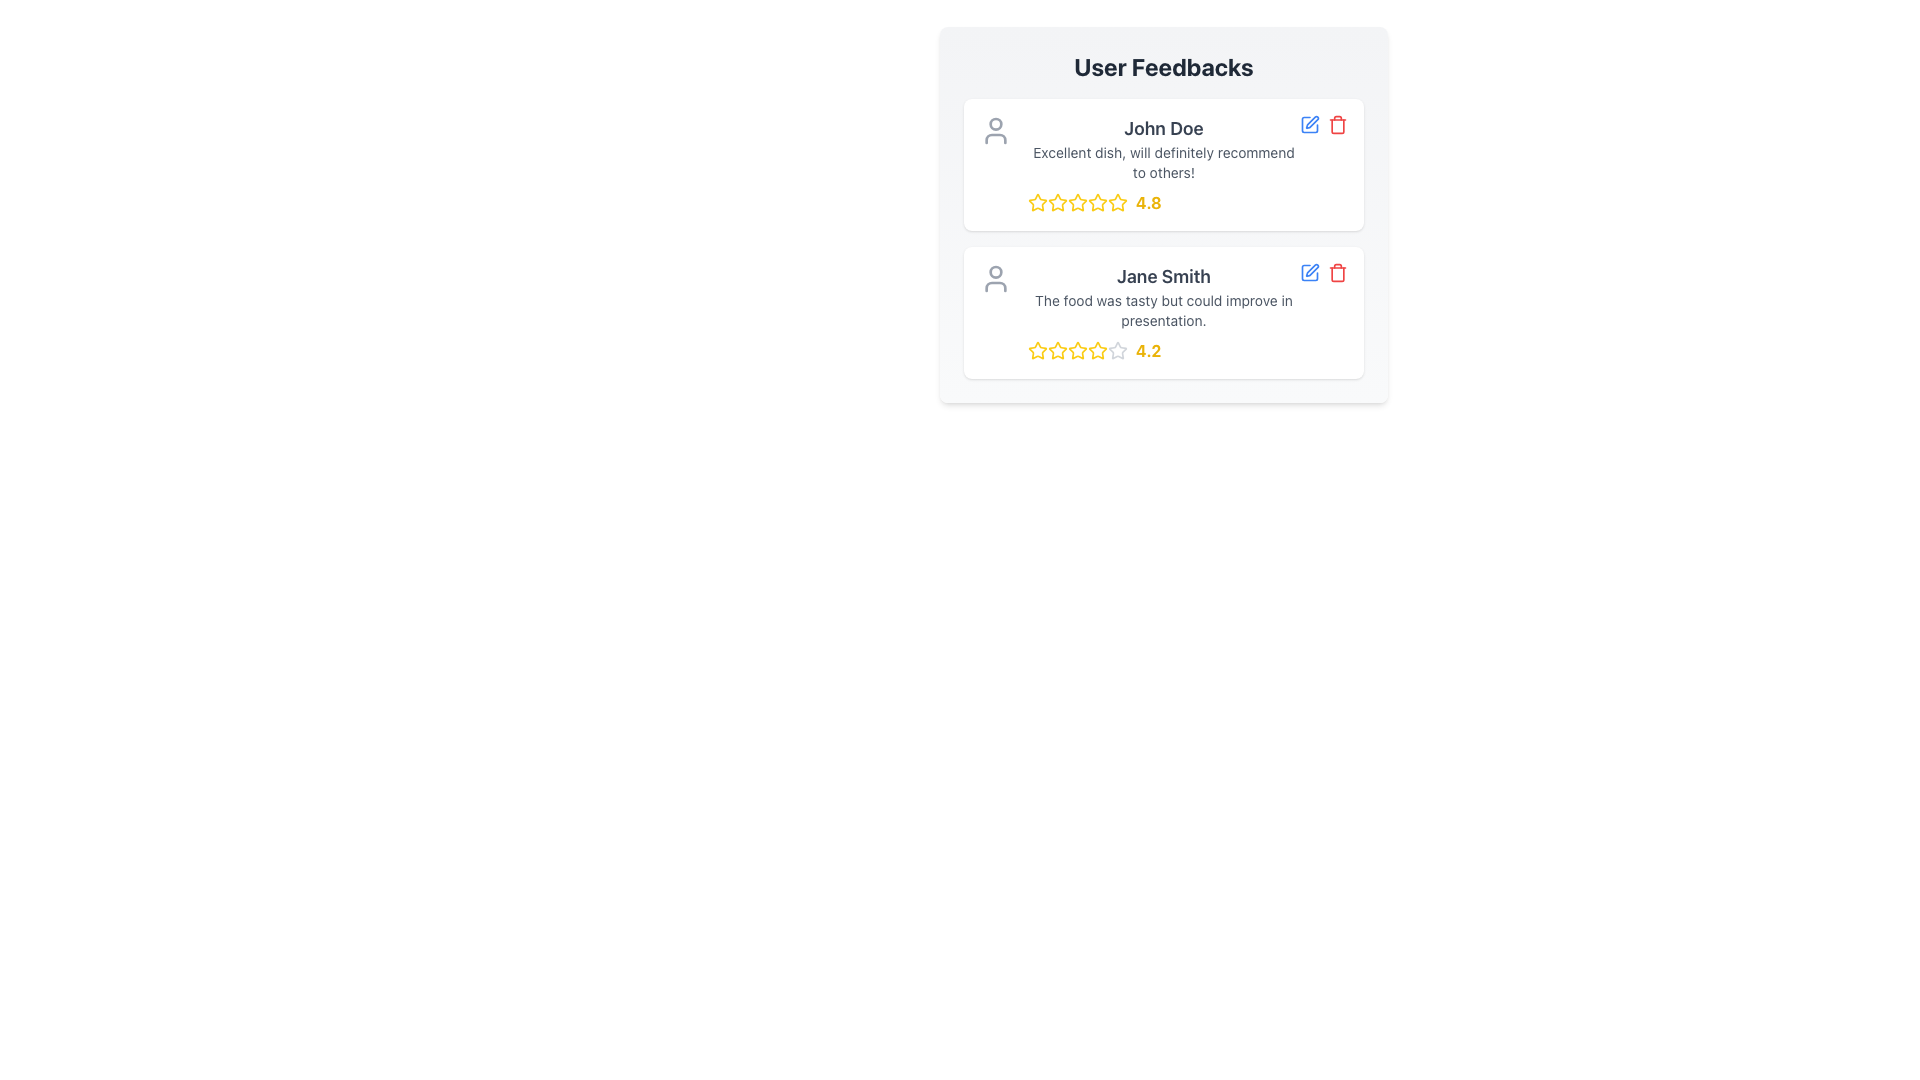 This screenshot has height=1080, width=1920. I want to click on the small square-shaped vector graphic icon with rounded corners located next to 'Jane Smith's feedback in the feedback section, so click(1310, 124).